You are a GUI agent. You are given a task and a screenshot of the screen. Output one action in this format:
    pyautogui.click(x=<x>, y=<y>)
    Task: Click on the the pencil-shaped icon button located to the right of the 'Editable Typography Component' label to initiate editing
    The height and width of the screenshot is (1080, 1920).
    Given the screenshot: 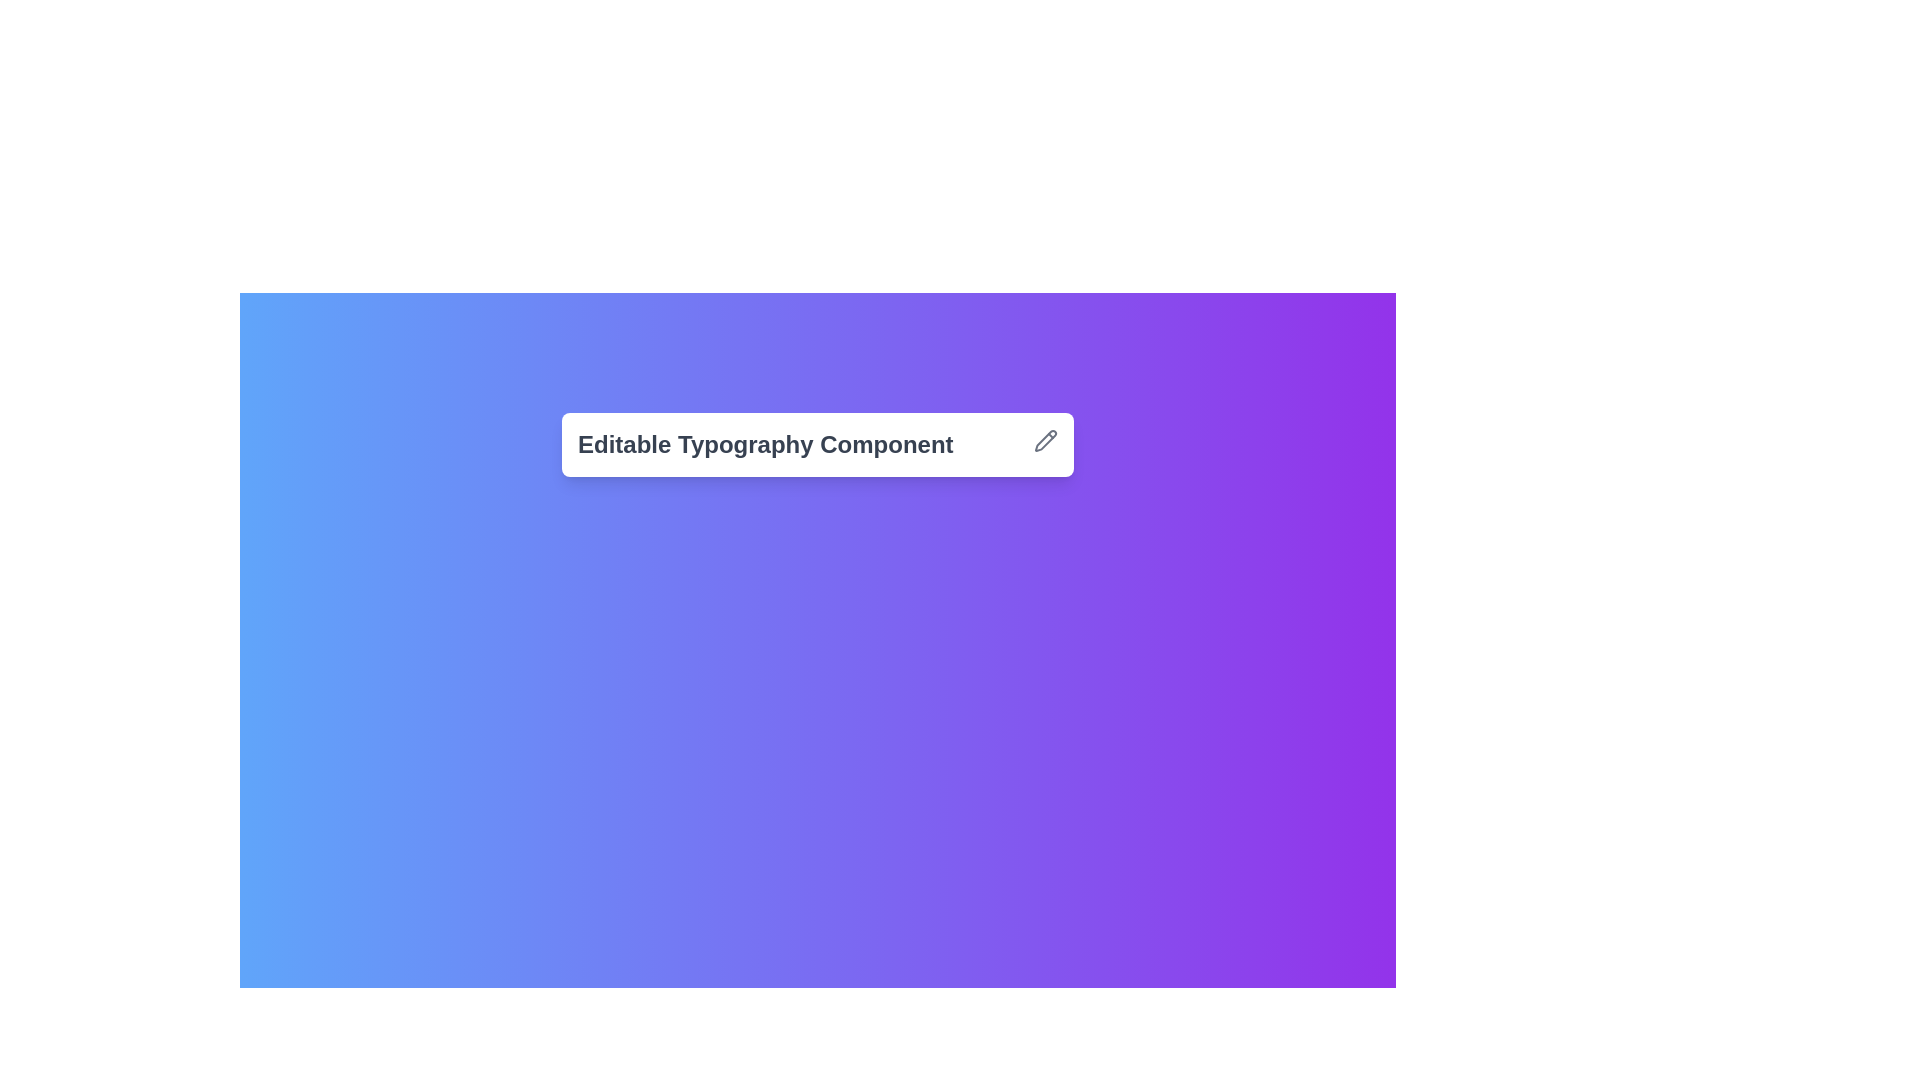 What is the action you would take?
    pyautogui.click(x=1045, y=438)
    